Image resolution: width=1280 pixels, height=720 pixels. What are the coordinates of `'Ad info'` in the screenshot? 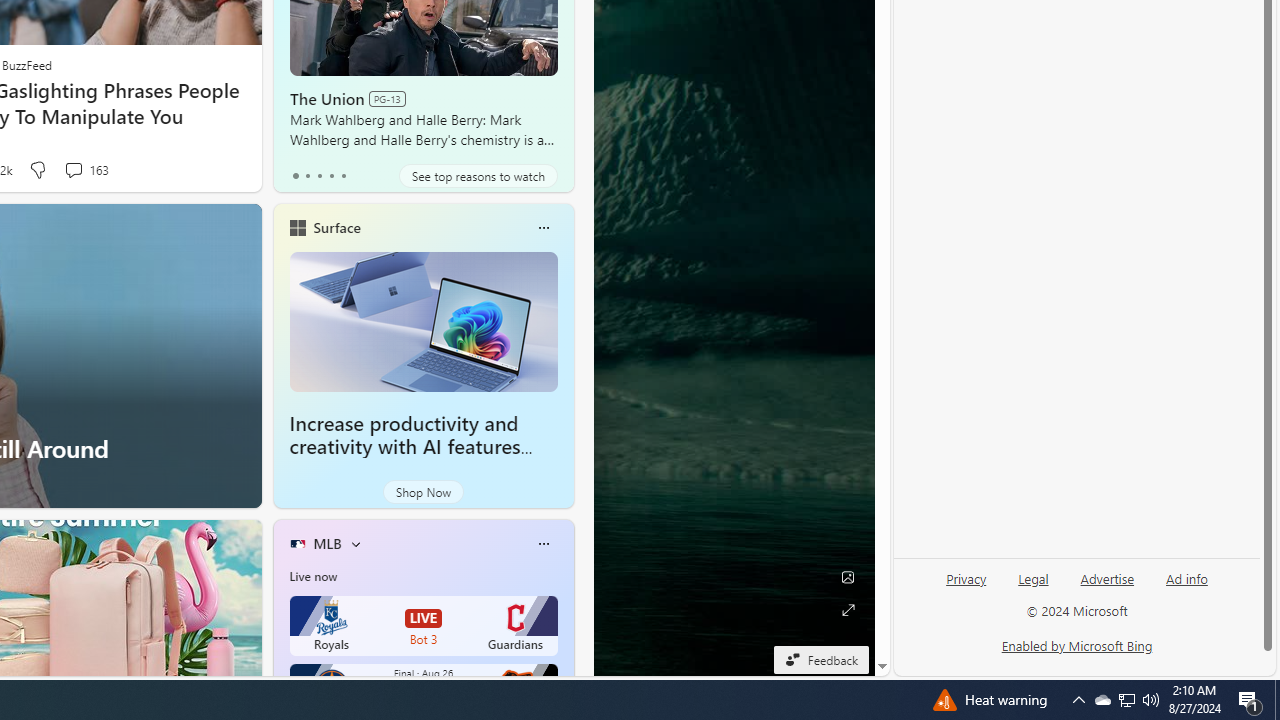 It's located at (1187, 579).